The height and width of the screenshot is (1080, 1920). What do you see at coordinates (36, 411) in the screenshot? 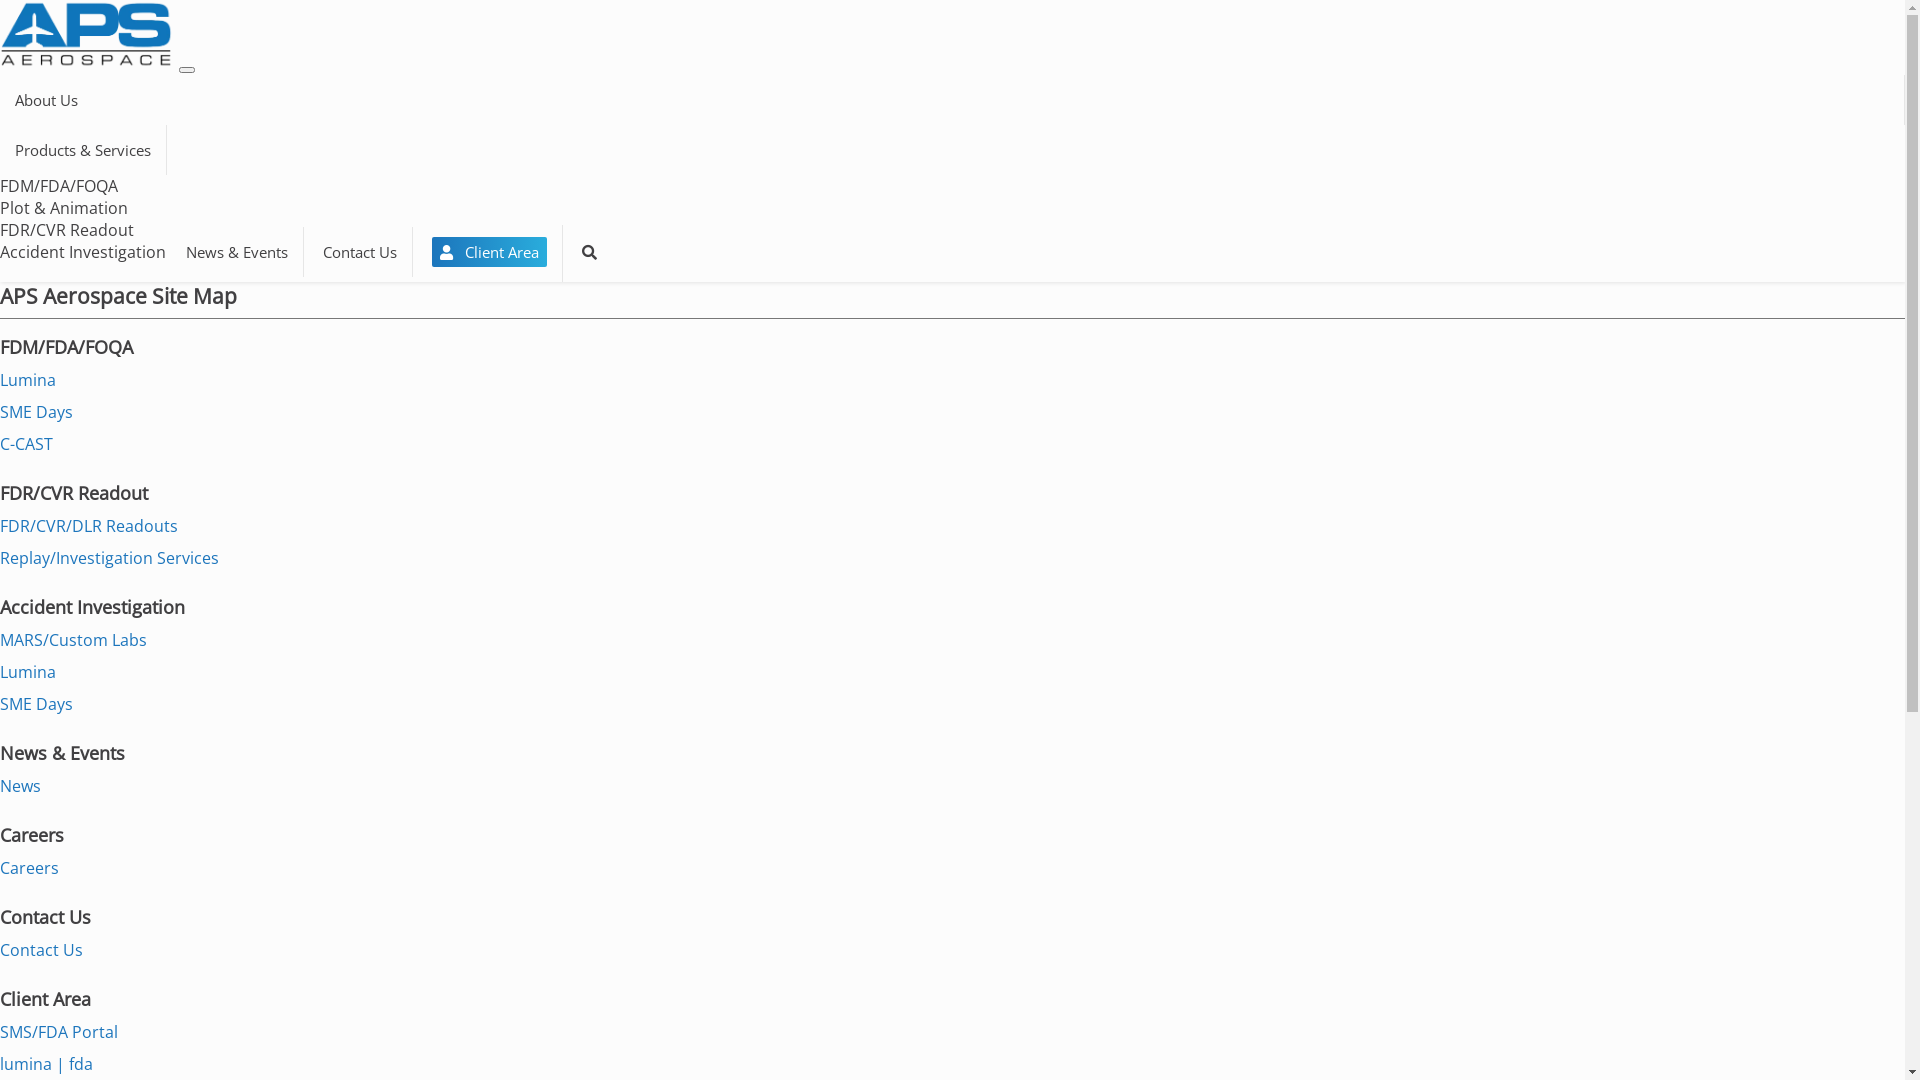
I see `'SME Days'` at bounding box center [36, 411].